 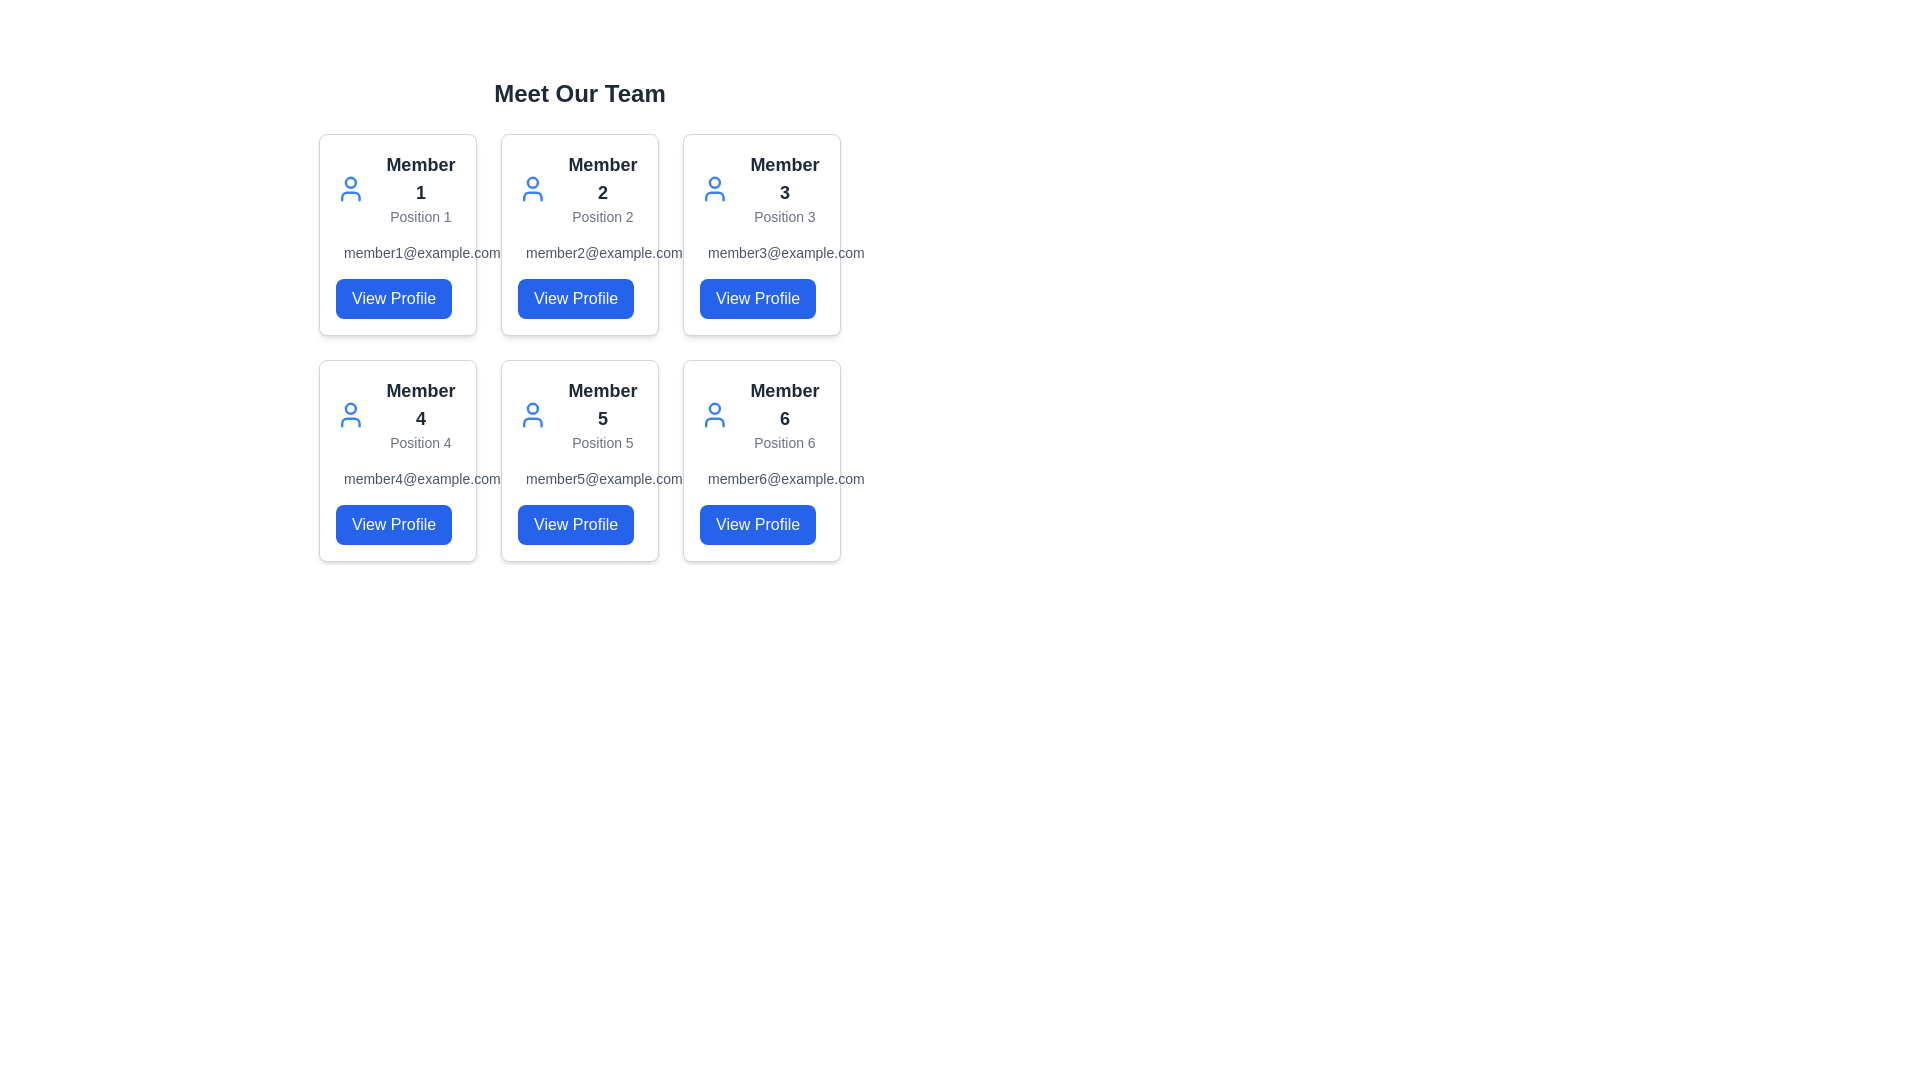 What do you see at coordinates (398, 461) in the screenshot?
I see `the 'View Profile' button on the card component for 'Member 4', which contains a title, subtitle, and email address, located` at bounding box center [398, 461].